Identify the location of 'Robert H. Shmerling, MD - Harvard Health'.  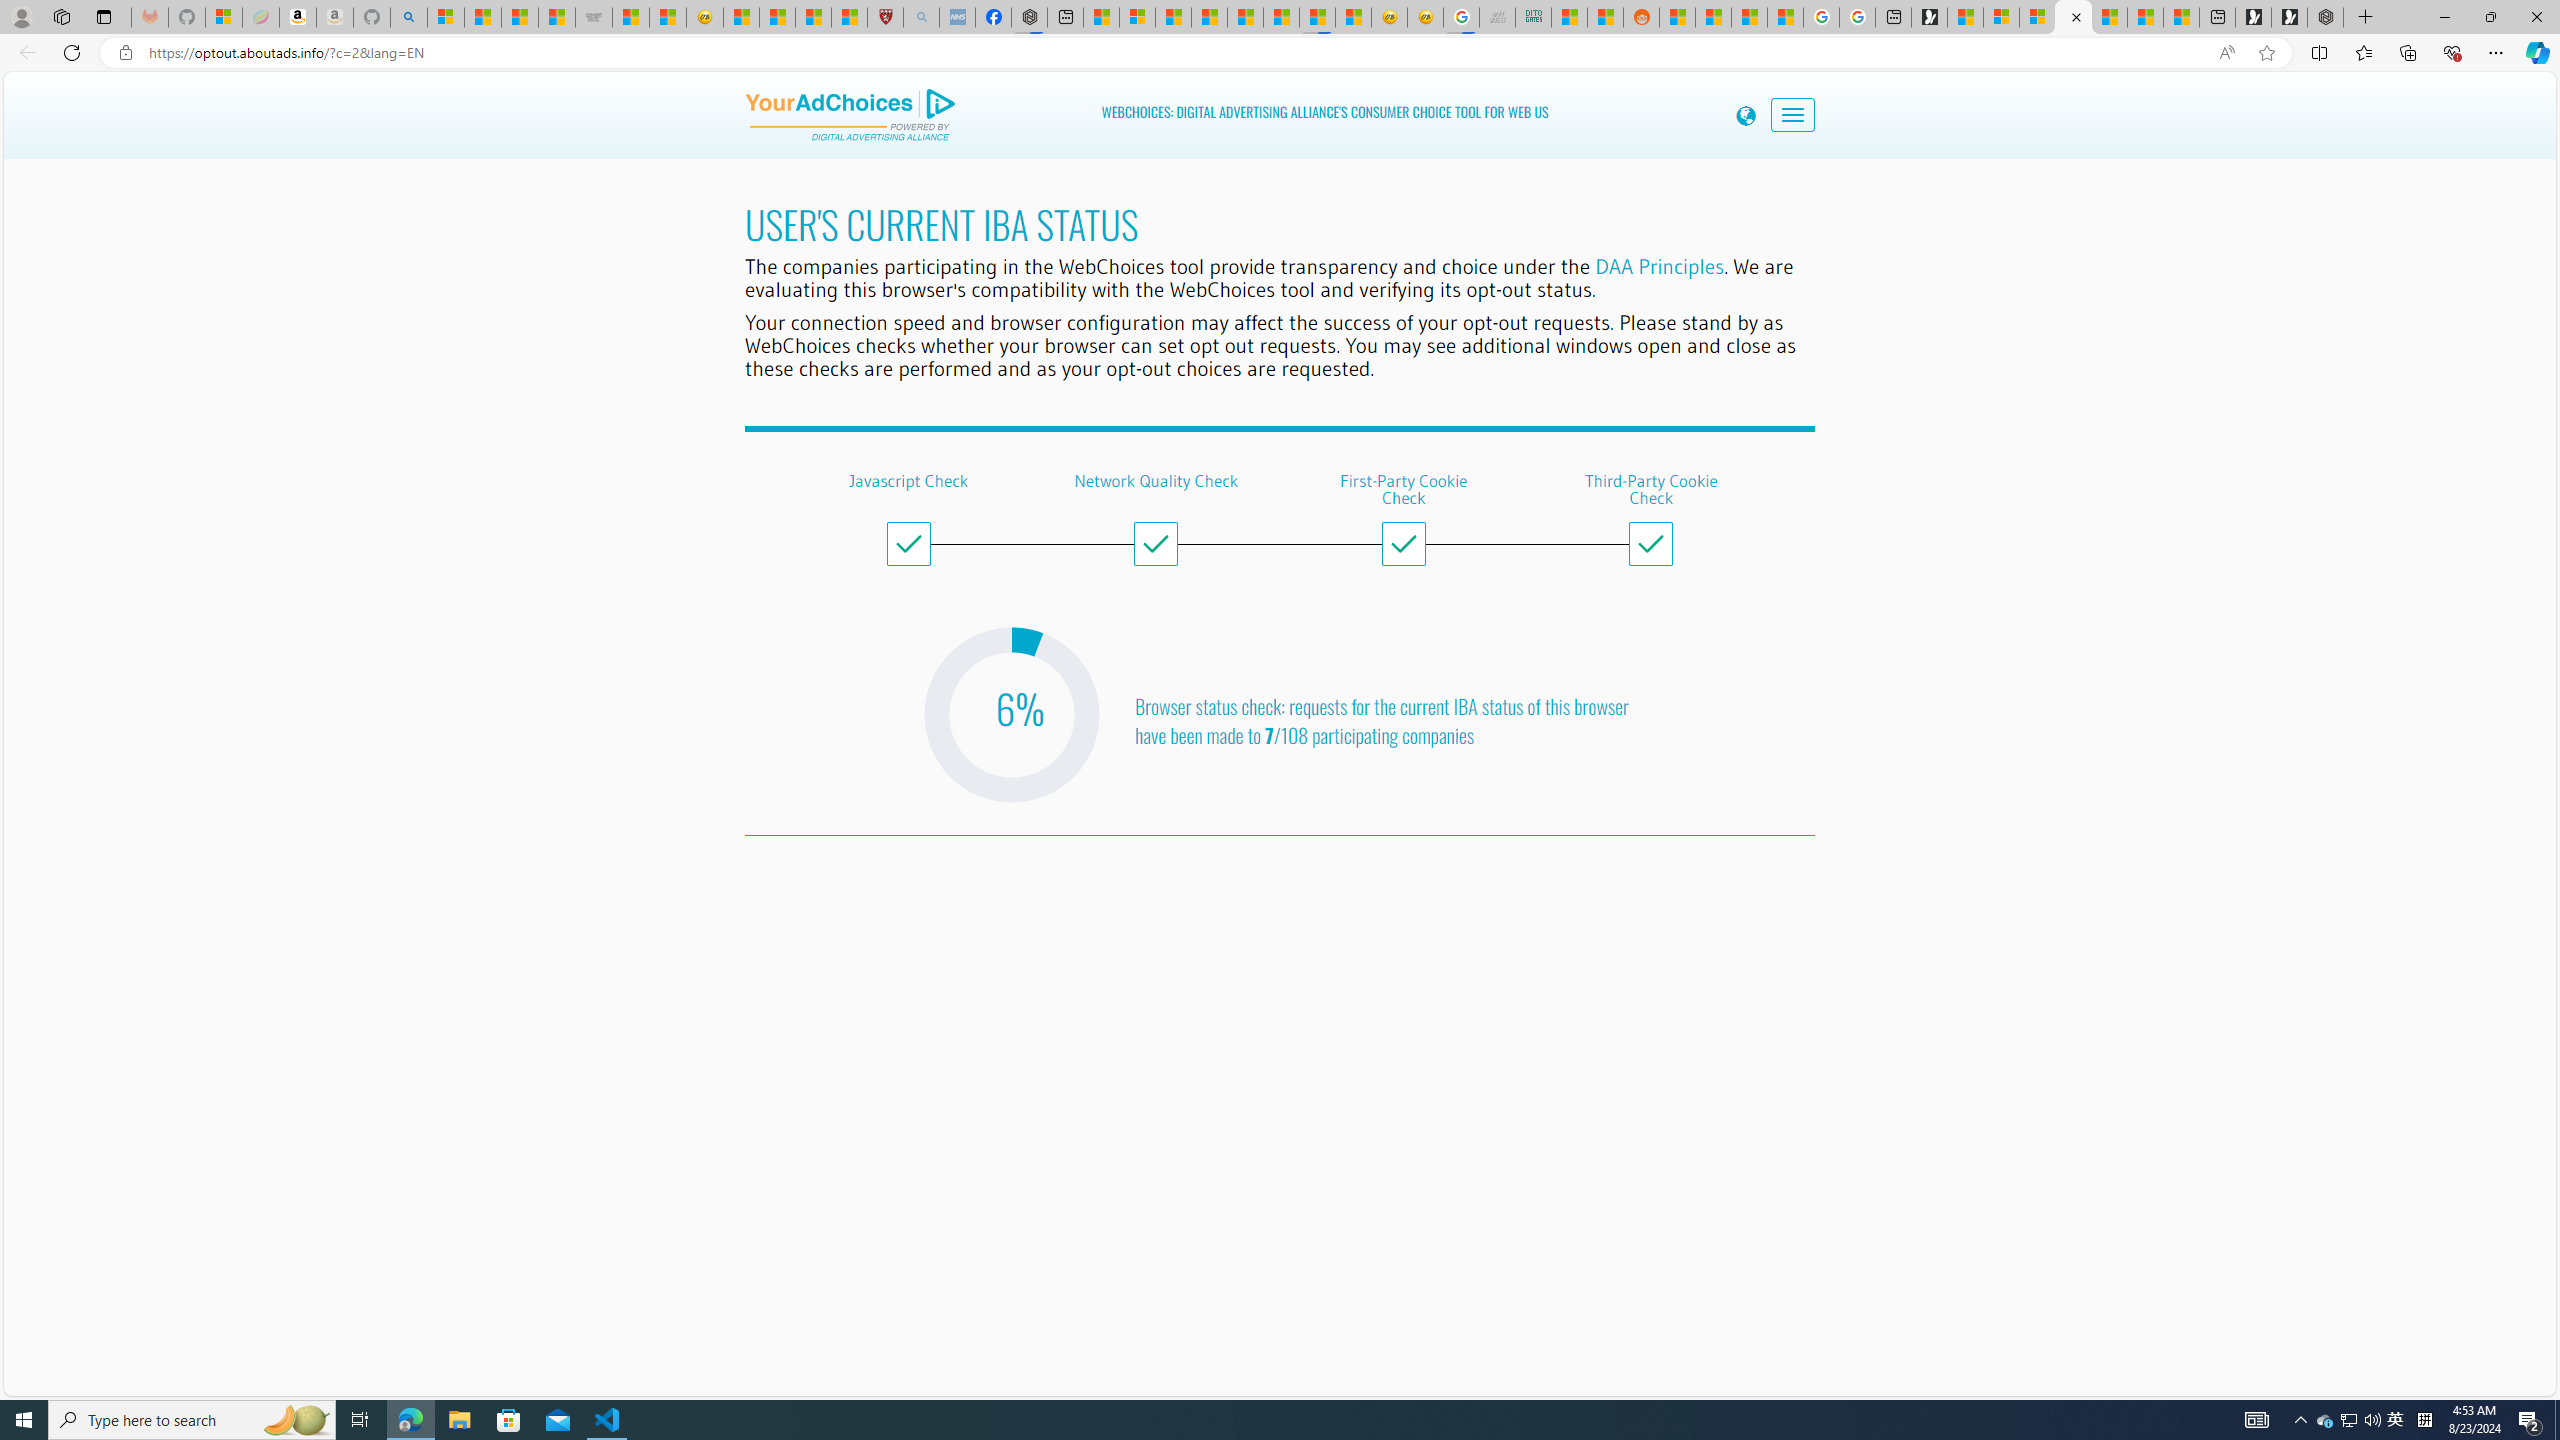
(884, 16).